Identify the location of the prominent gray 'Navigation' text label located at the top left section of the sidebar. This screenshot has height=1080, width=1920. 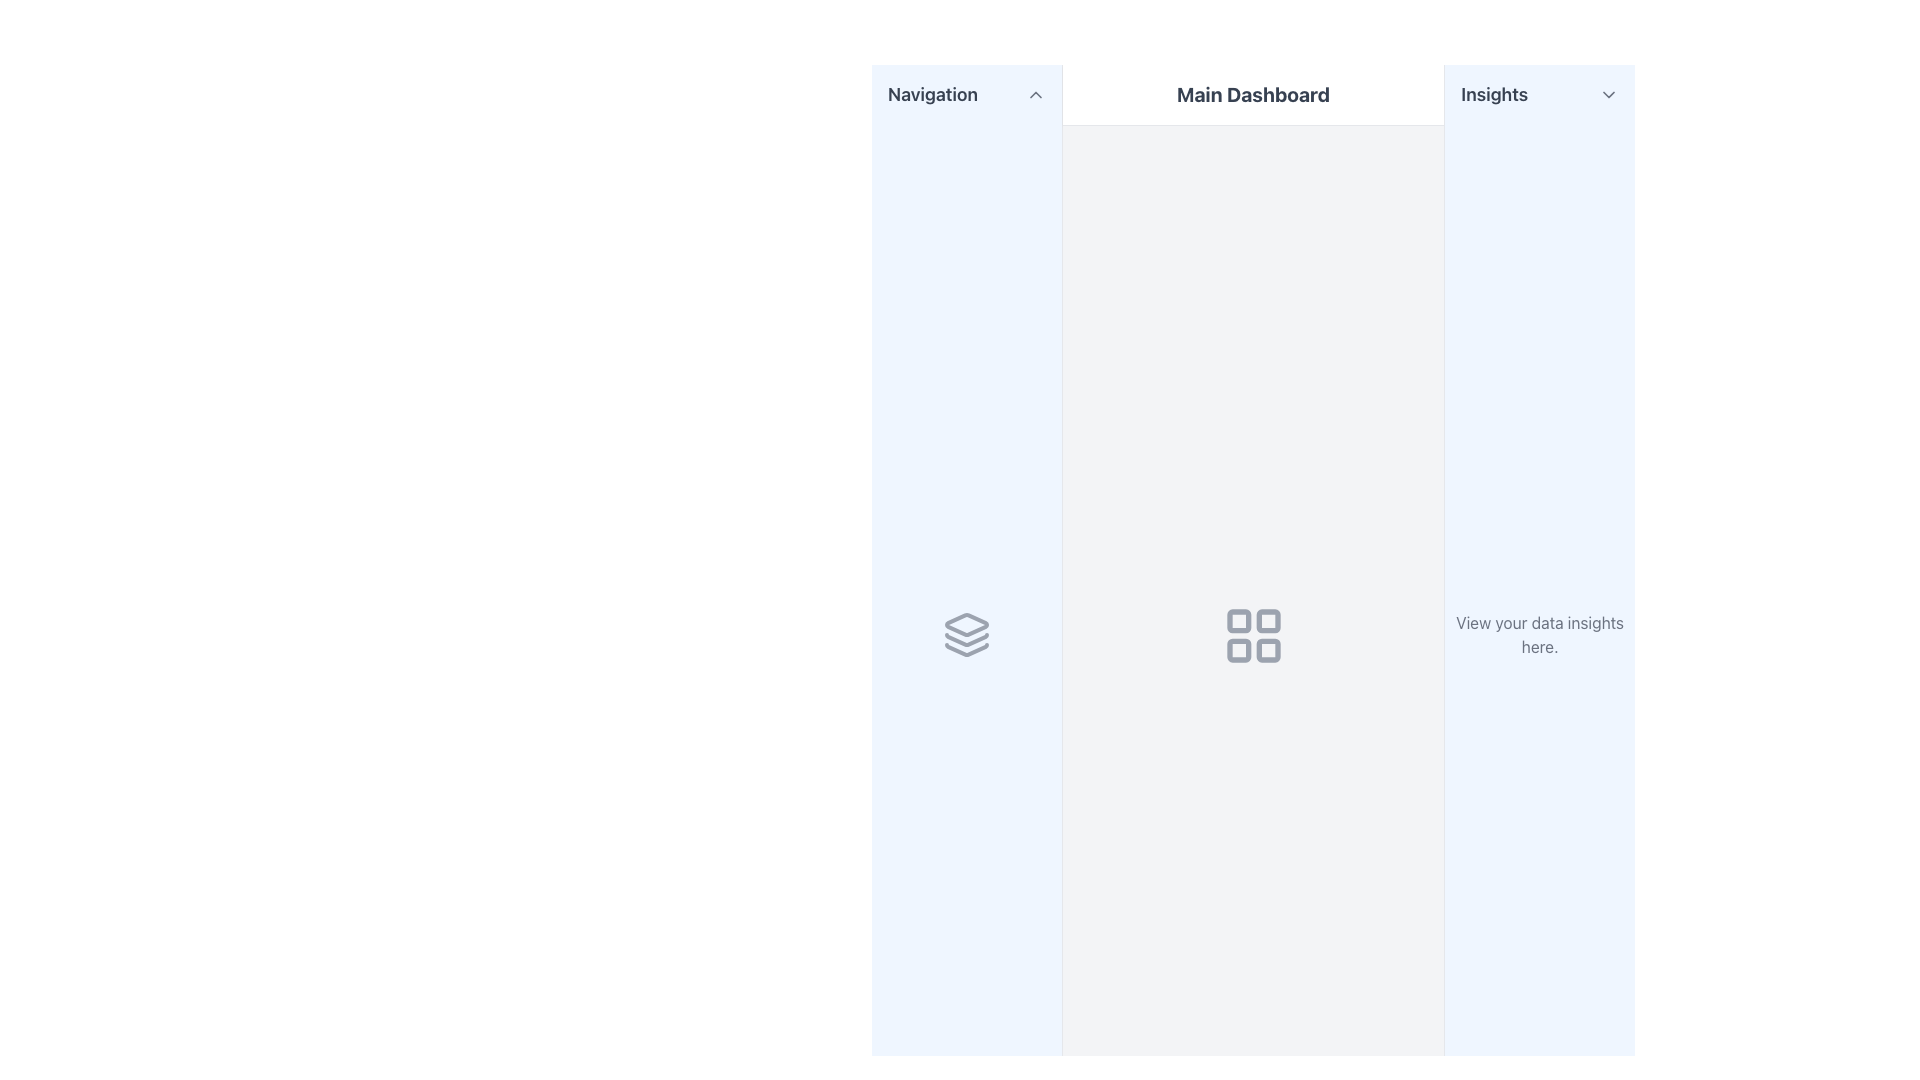
(931, 95).